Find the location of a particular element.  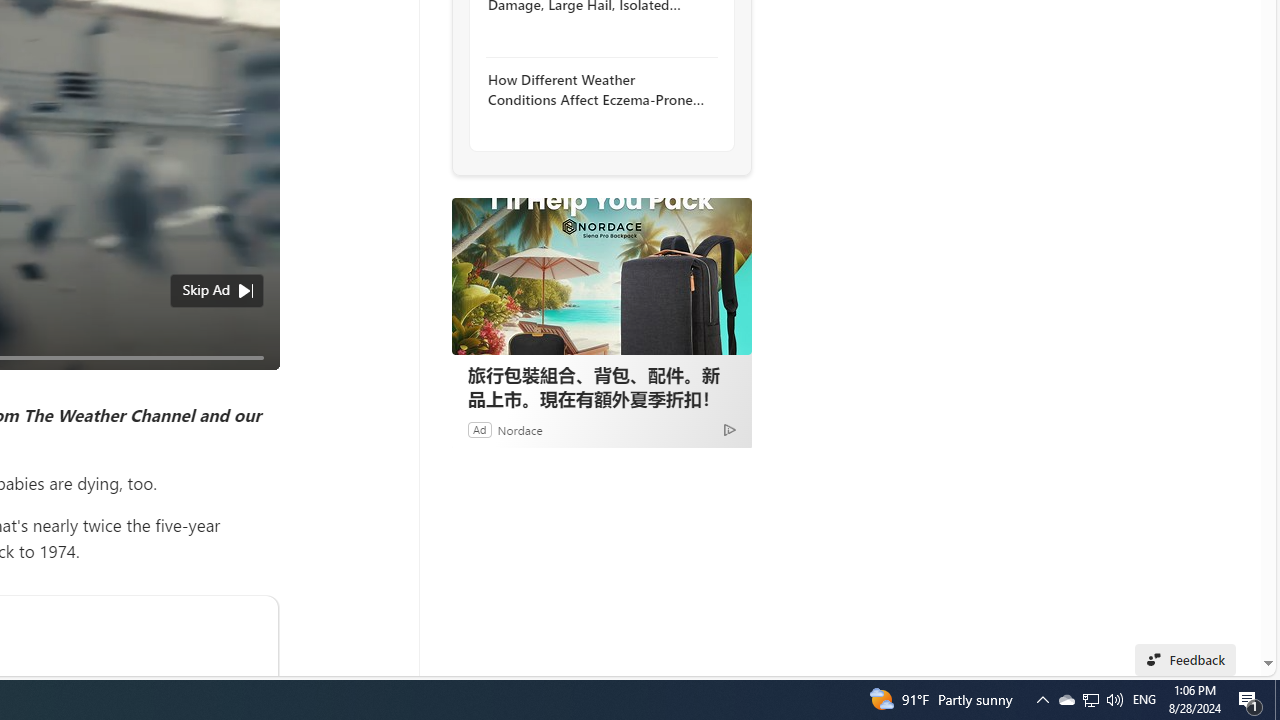

'Feedback' is located at coordinates (1185, 659).